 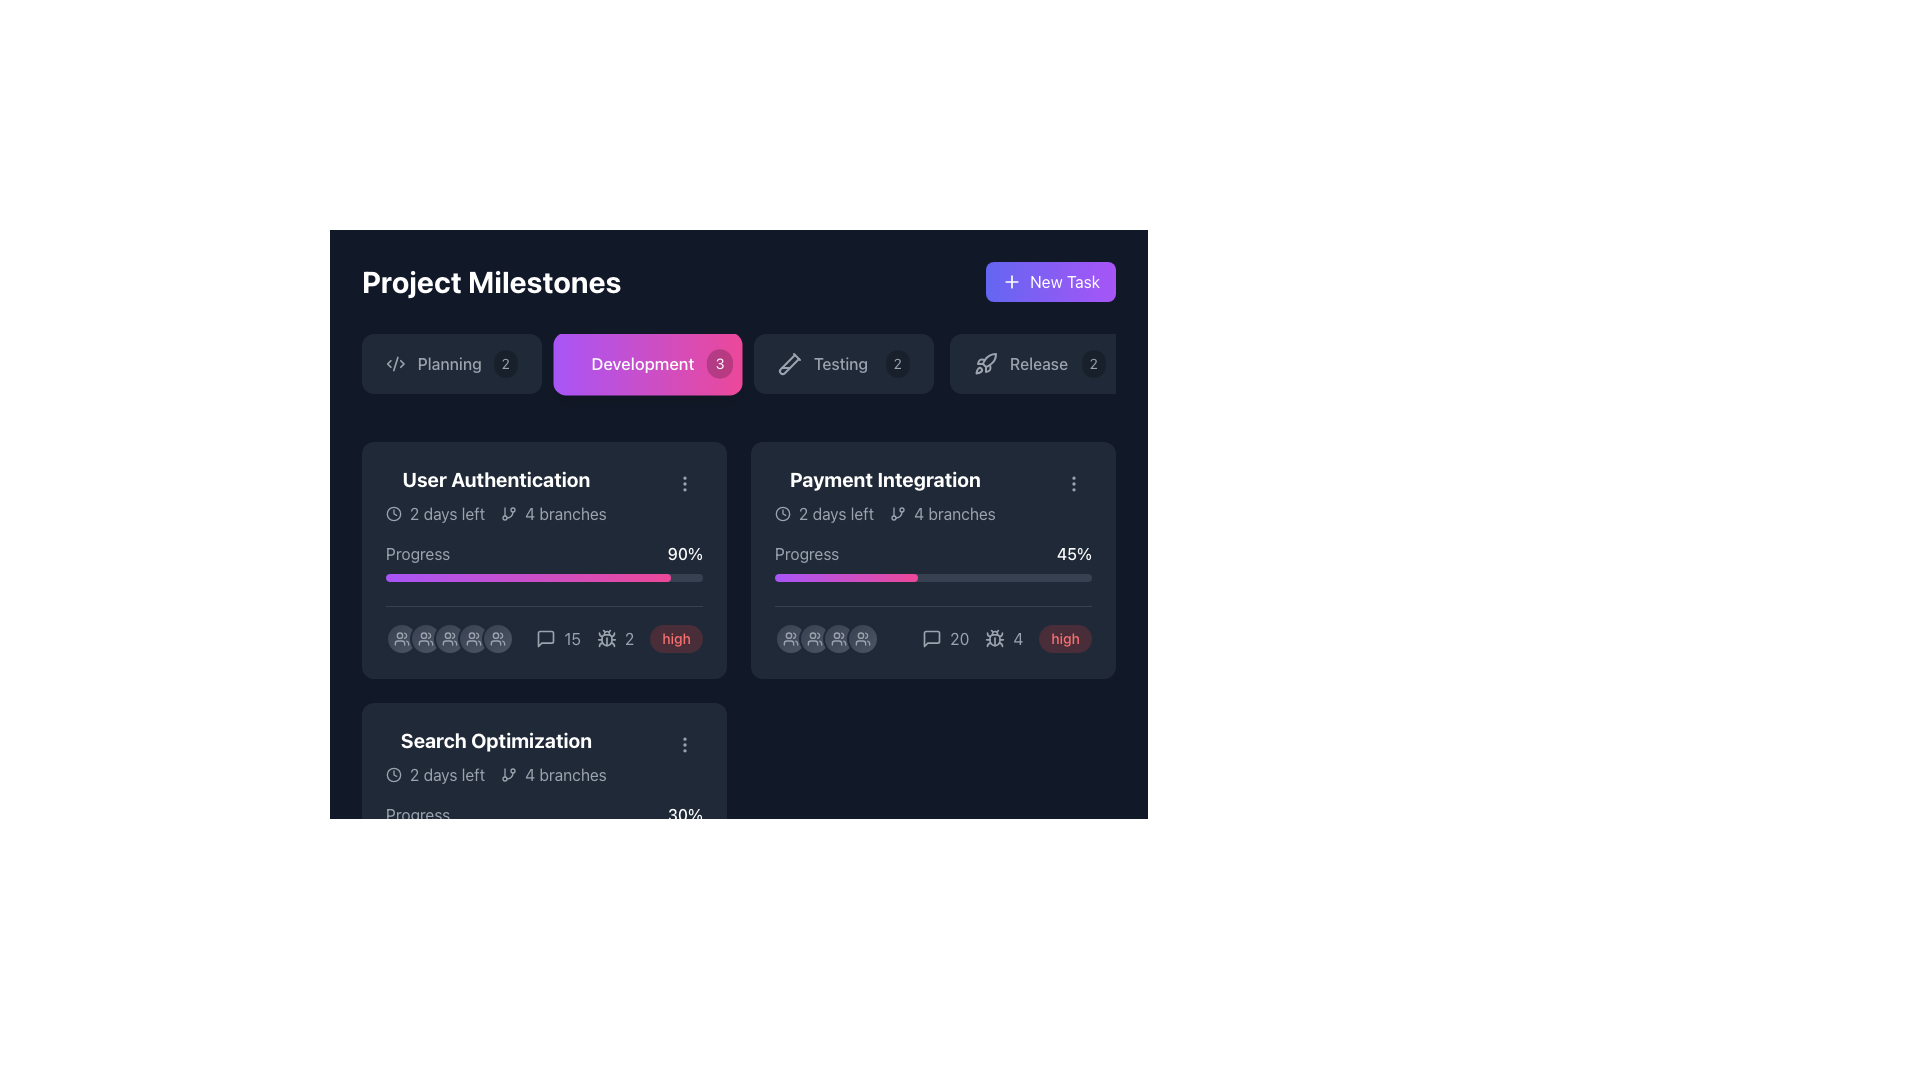 I want to click on milestone details from the informative card located in the top-left corner of the Development area grid, which provides information about the project's title, progress, remaining time, branches, and priority level, so click(x=544, y=560).